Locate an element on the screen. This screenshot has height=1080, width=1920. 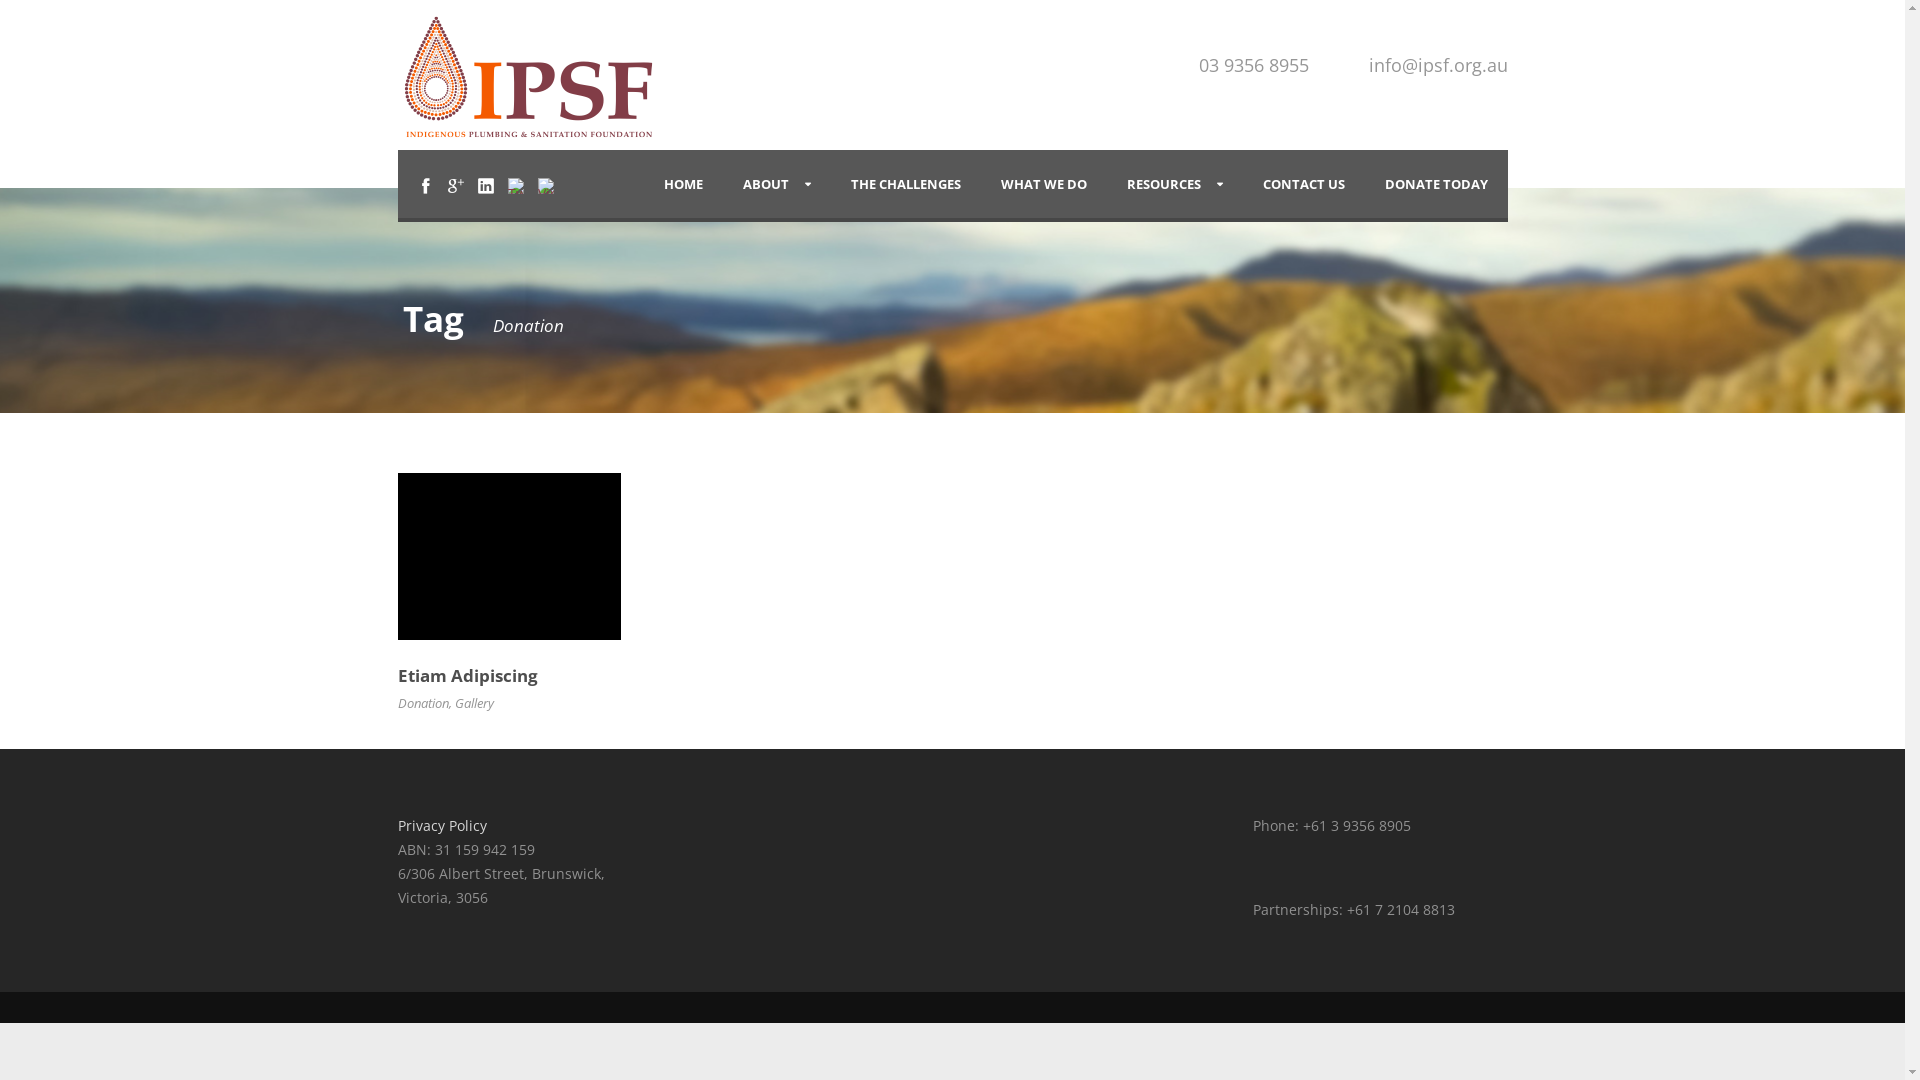
'RESOURCES' is located at coordinates (1174, 184).